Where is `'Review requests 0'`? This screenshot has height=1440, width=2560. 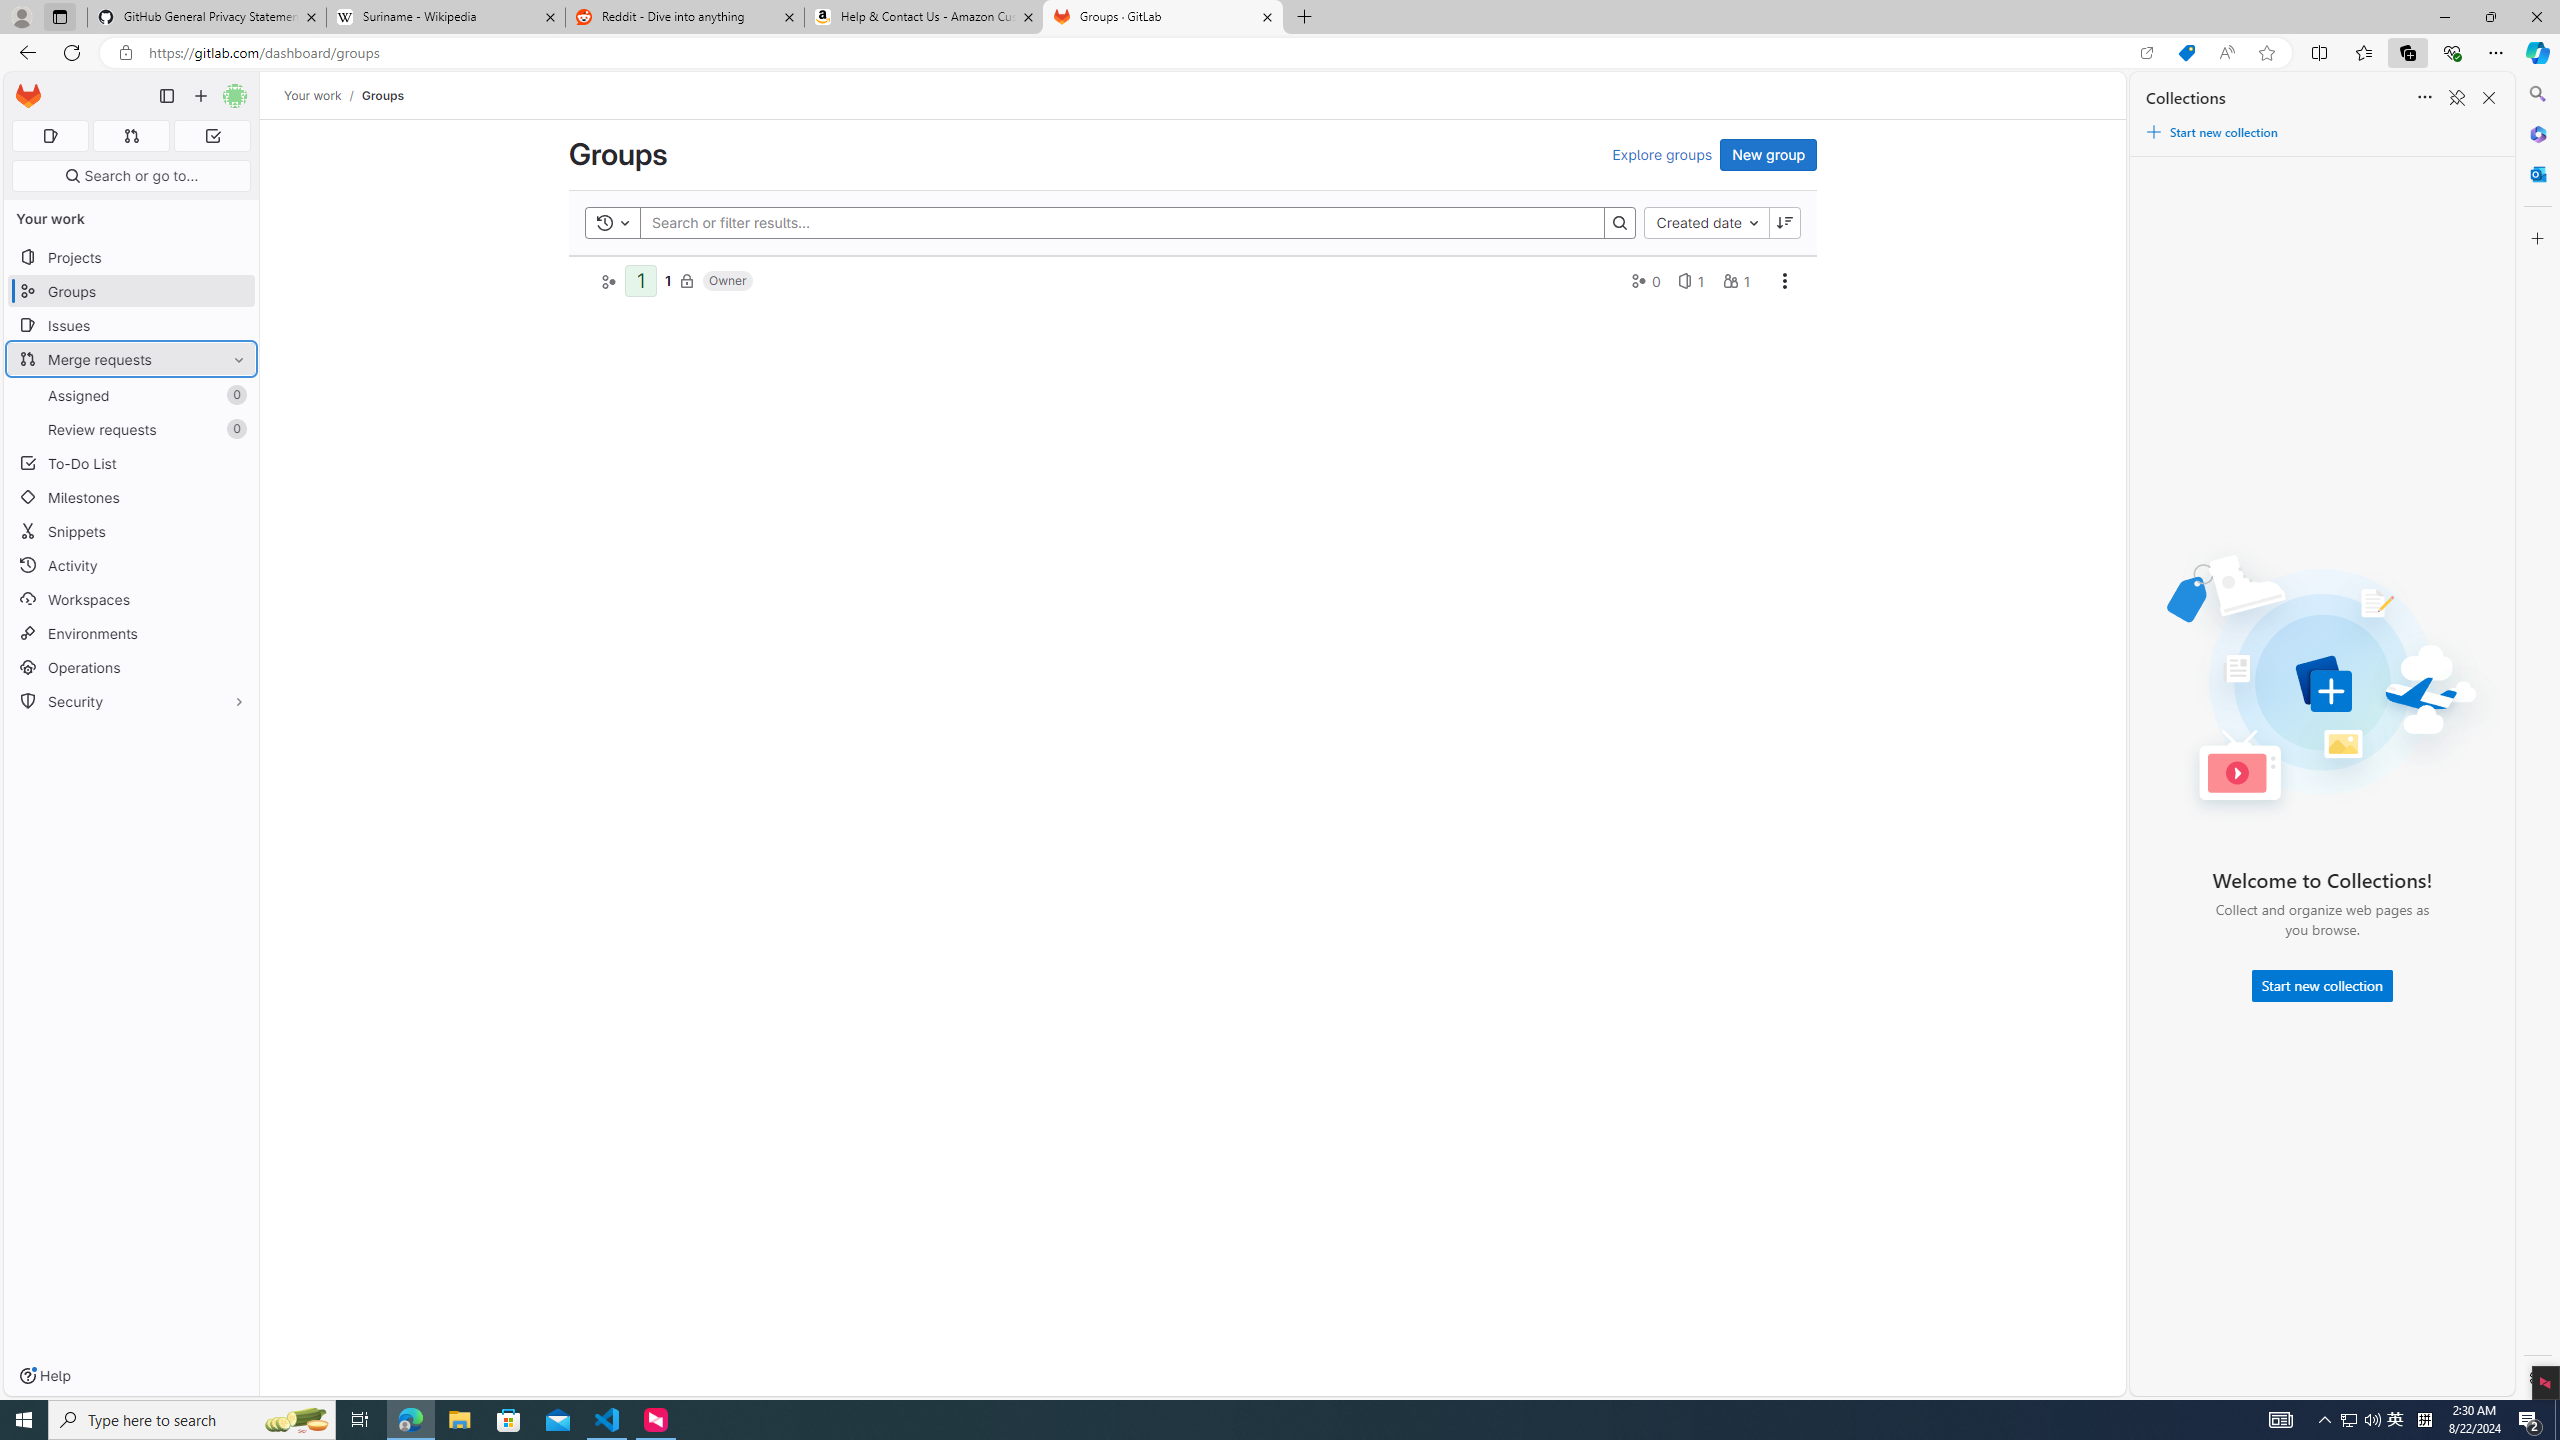 'Review requests 0' is located at coordinates (130, 428).